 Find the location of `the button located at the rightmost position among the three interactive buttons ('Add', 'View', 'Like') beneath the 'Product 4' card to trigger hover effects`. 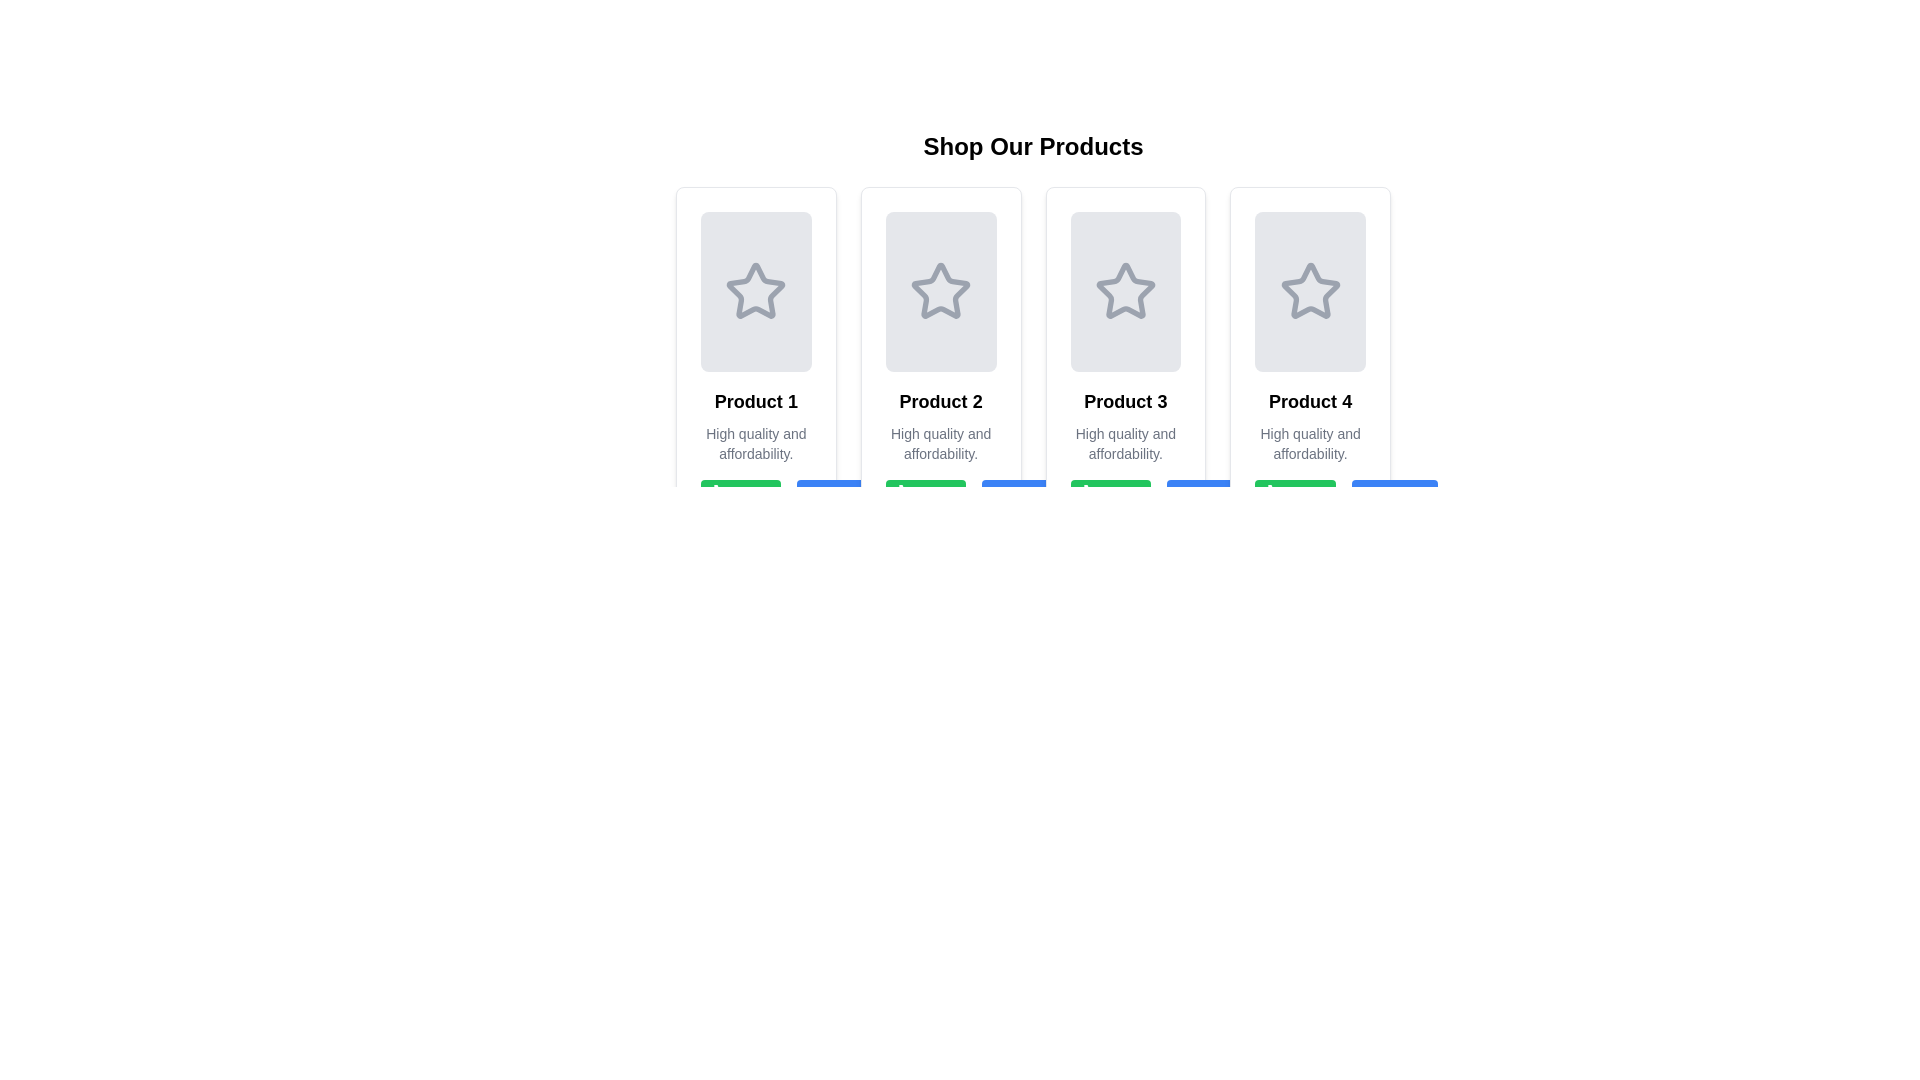

the button located at the rightmost position among the three interactive buttons ('Add', 'View', 'Like') beneath the 'Product 4' card to trigger hover effects is located at coordinates (1393, 495).